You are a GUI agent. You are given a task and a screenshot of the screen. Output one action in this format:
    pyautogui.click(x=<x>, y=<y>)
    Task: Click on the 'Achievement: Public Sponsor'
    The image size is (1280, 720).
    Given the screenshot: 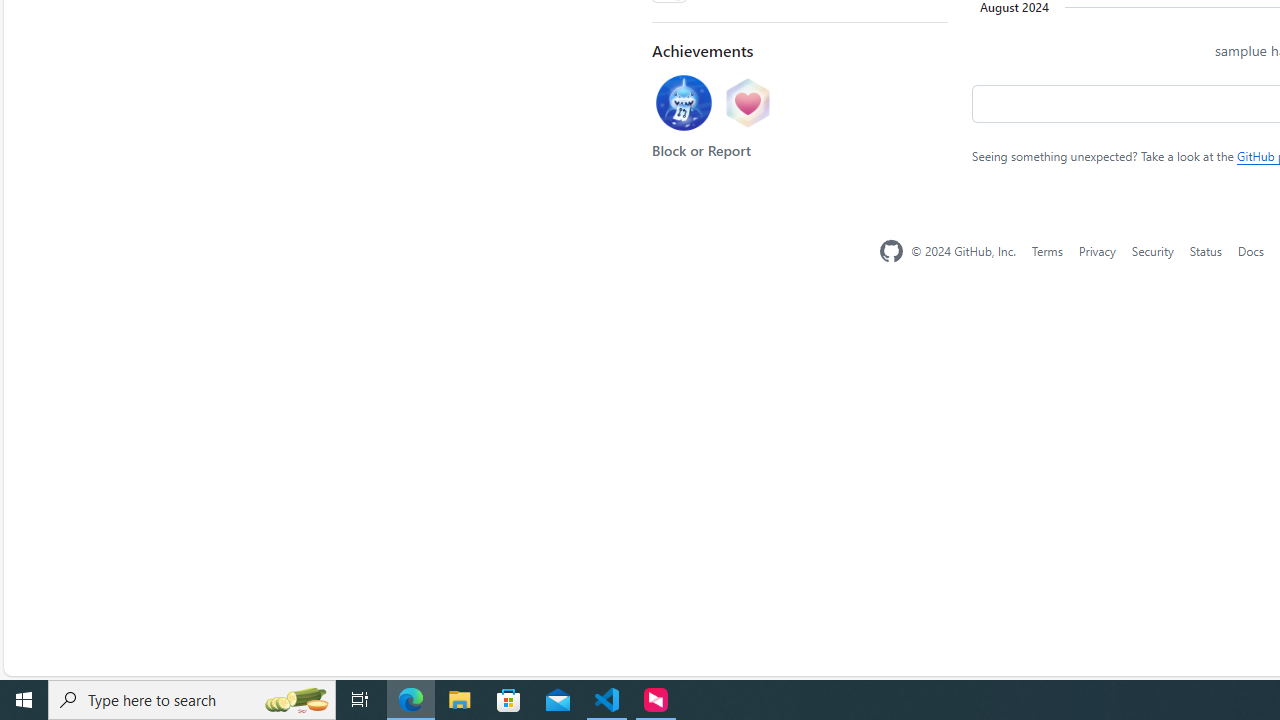 What is the action you would take?
    pyautogui.click(x=746, y=103)
    